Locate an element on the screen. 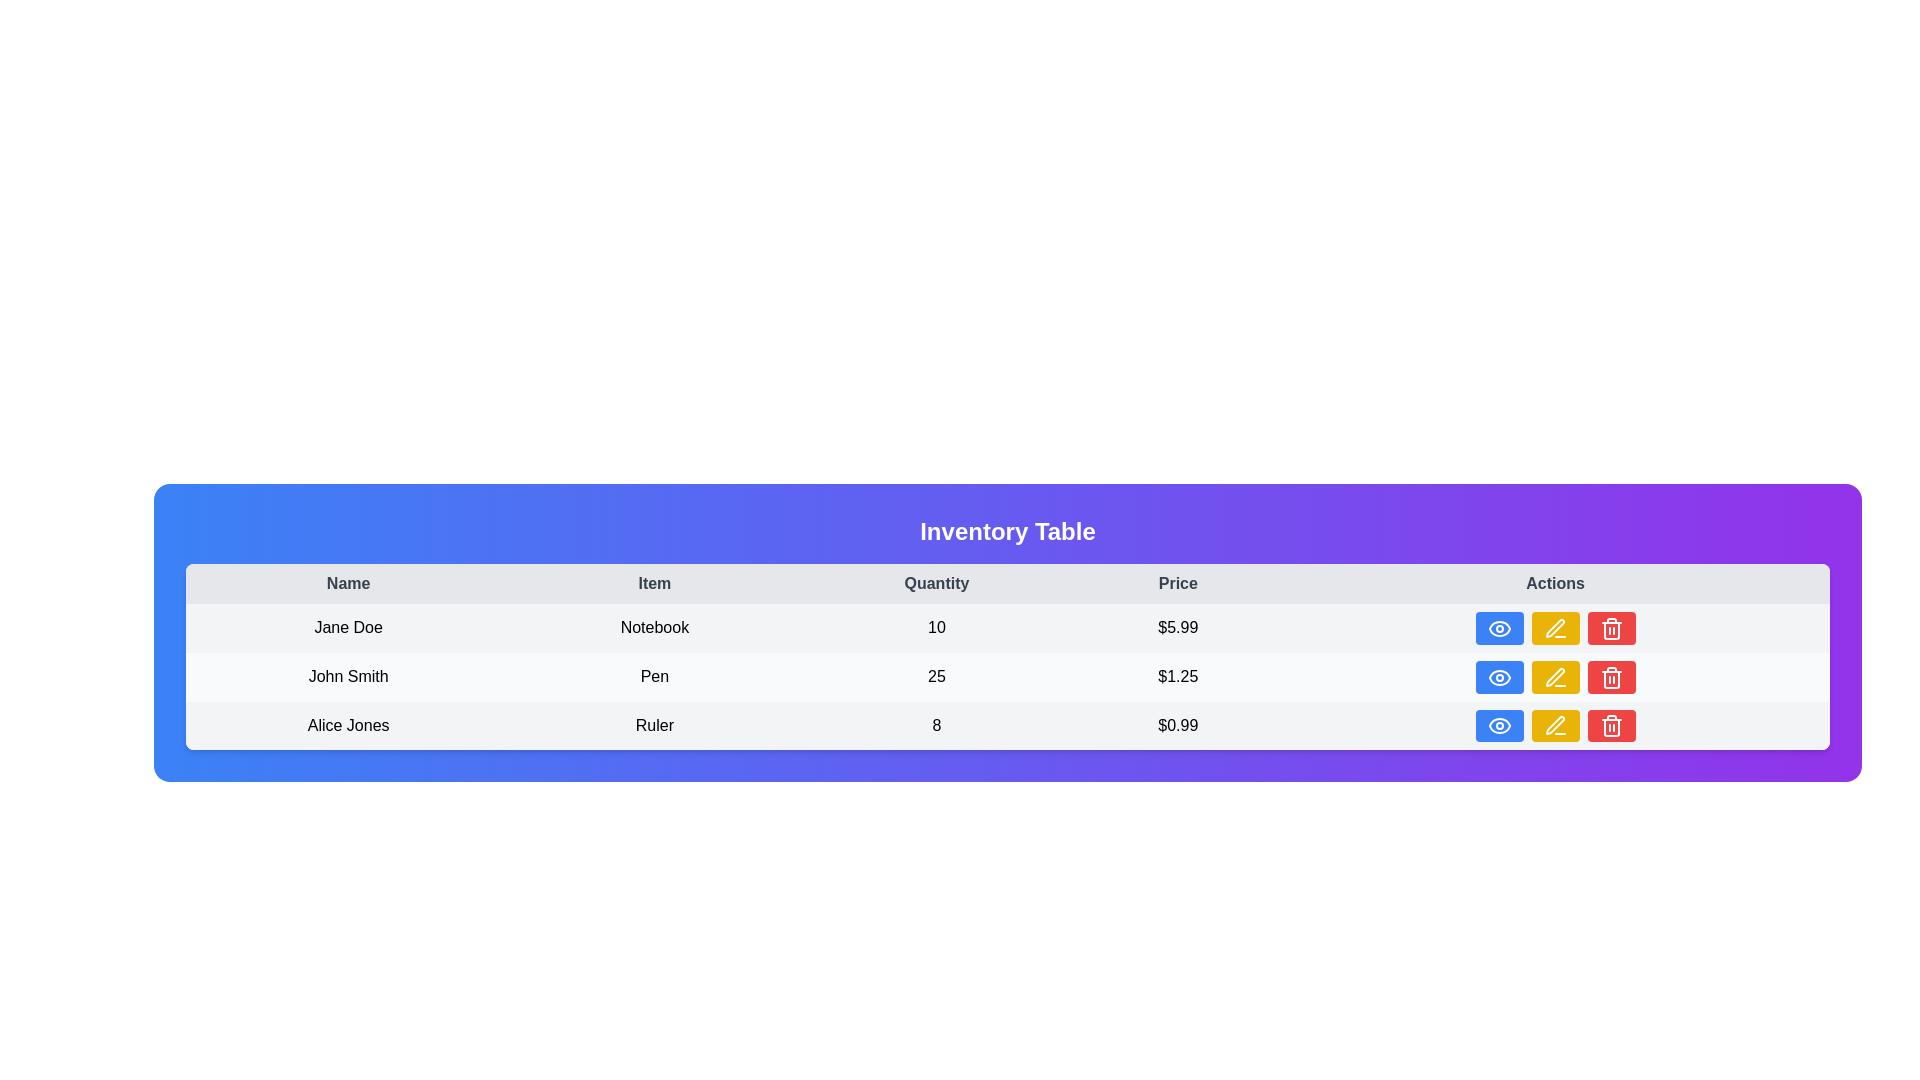 The height and width of the screenshot is (1080, 1920). the leftmost 'view' button in the 'Actions' column of the table for the item 'Ruler' is located at coordinates (1499, 725).